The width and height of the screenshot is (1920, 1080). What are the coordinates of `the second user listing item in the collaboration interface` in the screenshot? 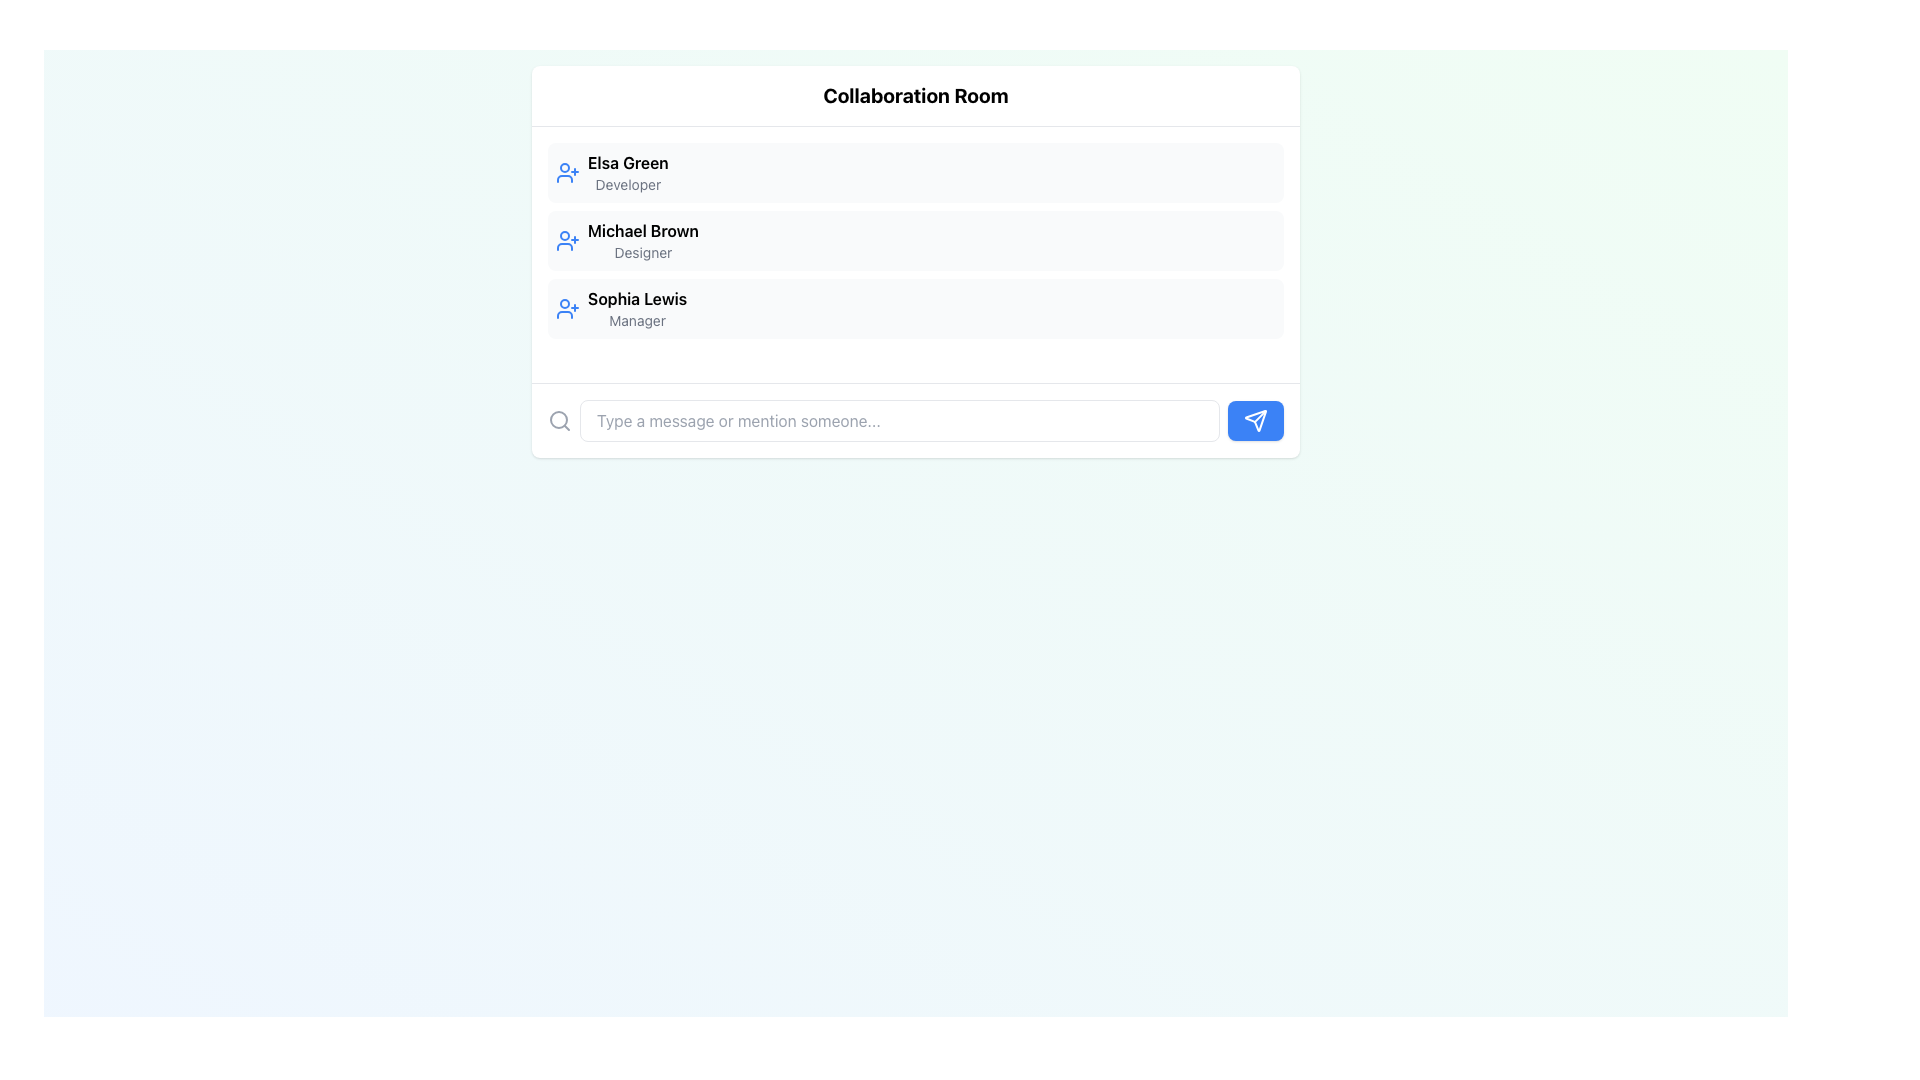 It's located at (915, 239).